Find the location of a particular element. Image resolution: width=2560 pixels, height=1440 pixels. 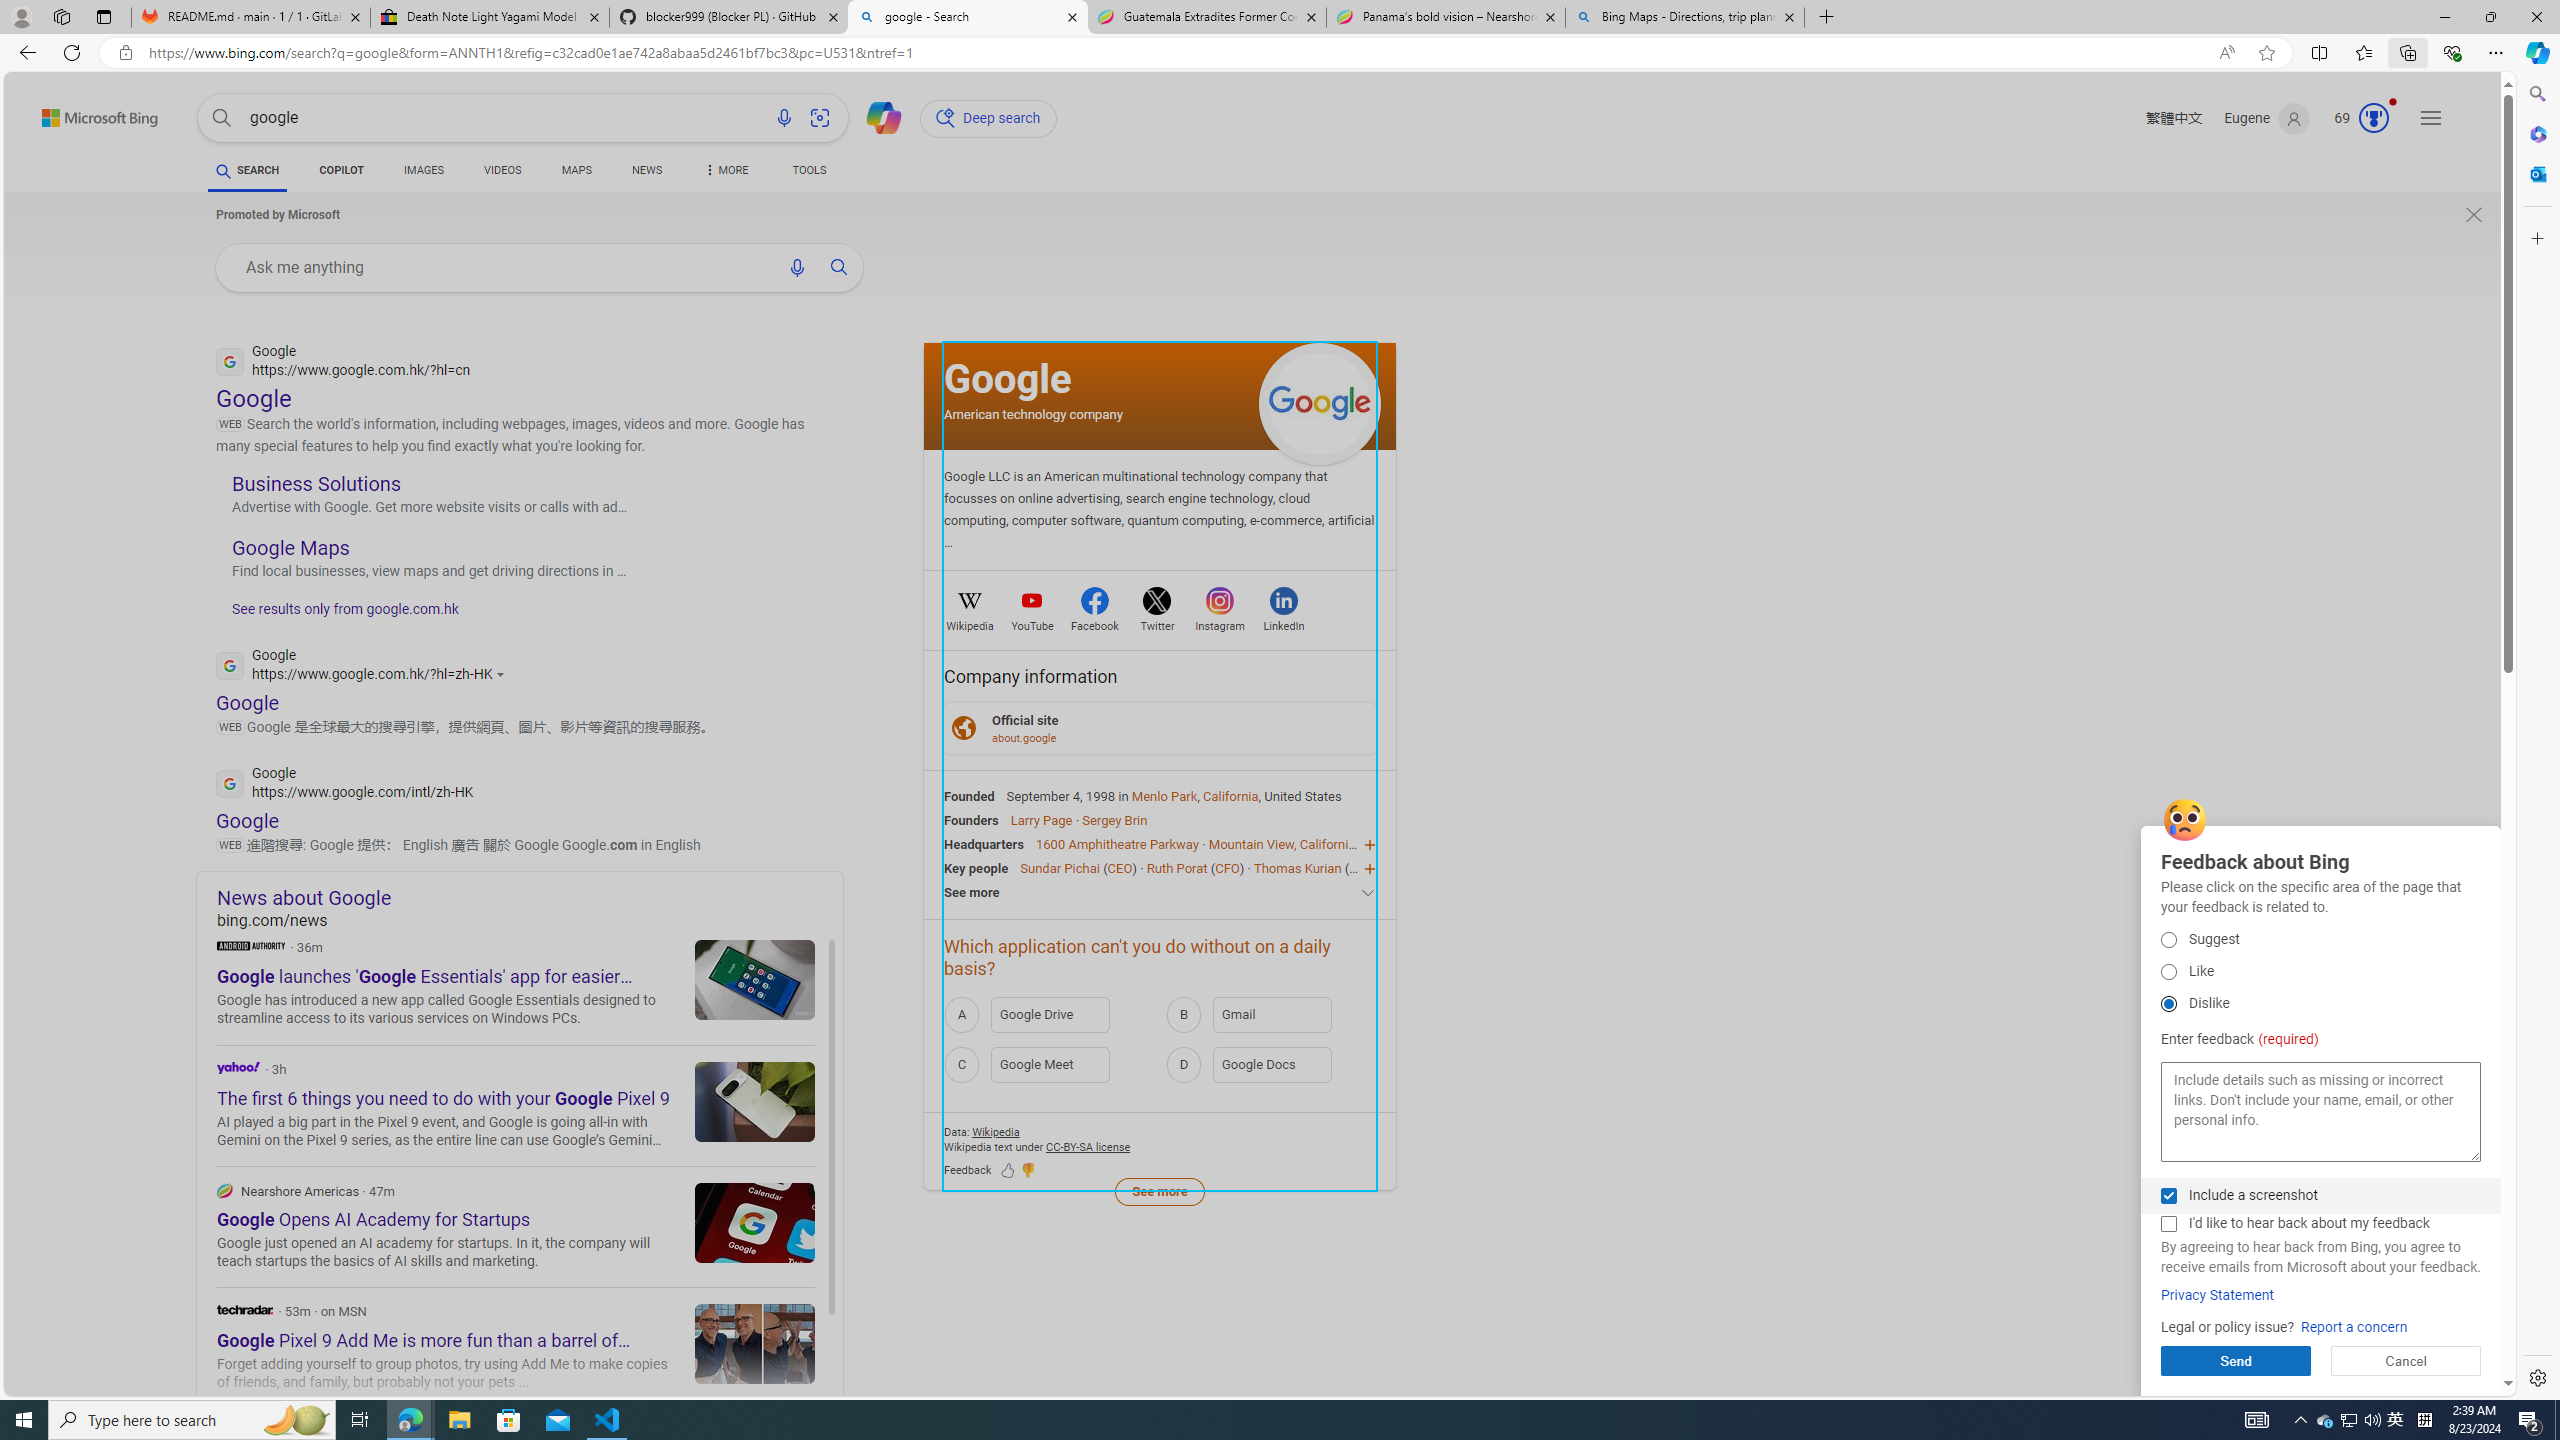

'Send' is located at coordinates (2235, 1360).